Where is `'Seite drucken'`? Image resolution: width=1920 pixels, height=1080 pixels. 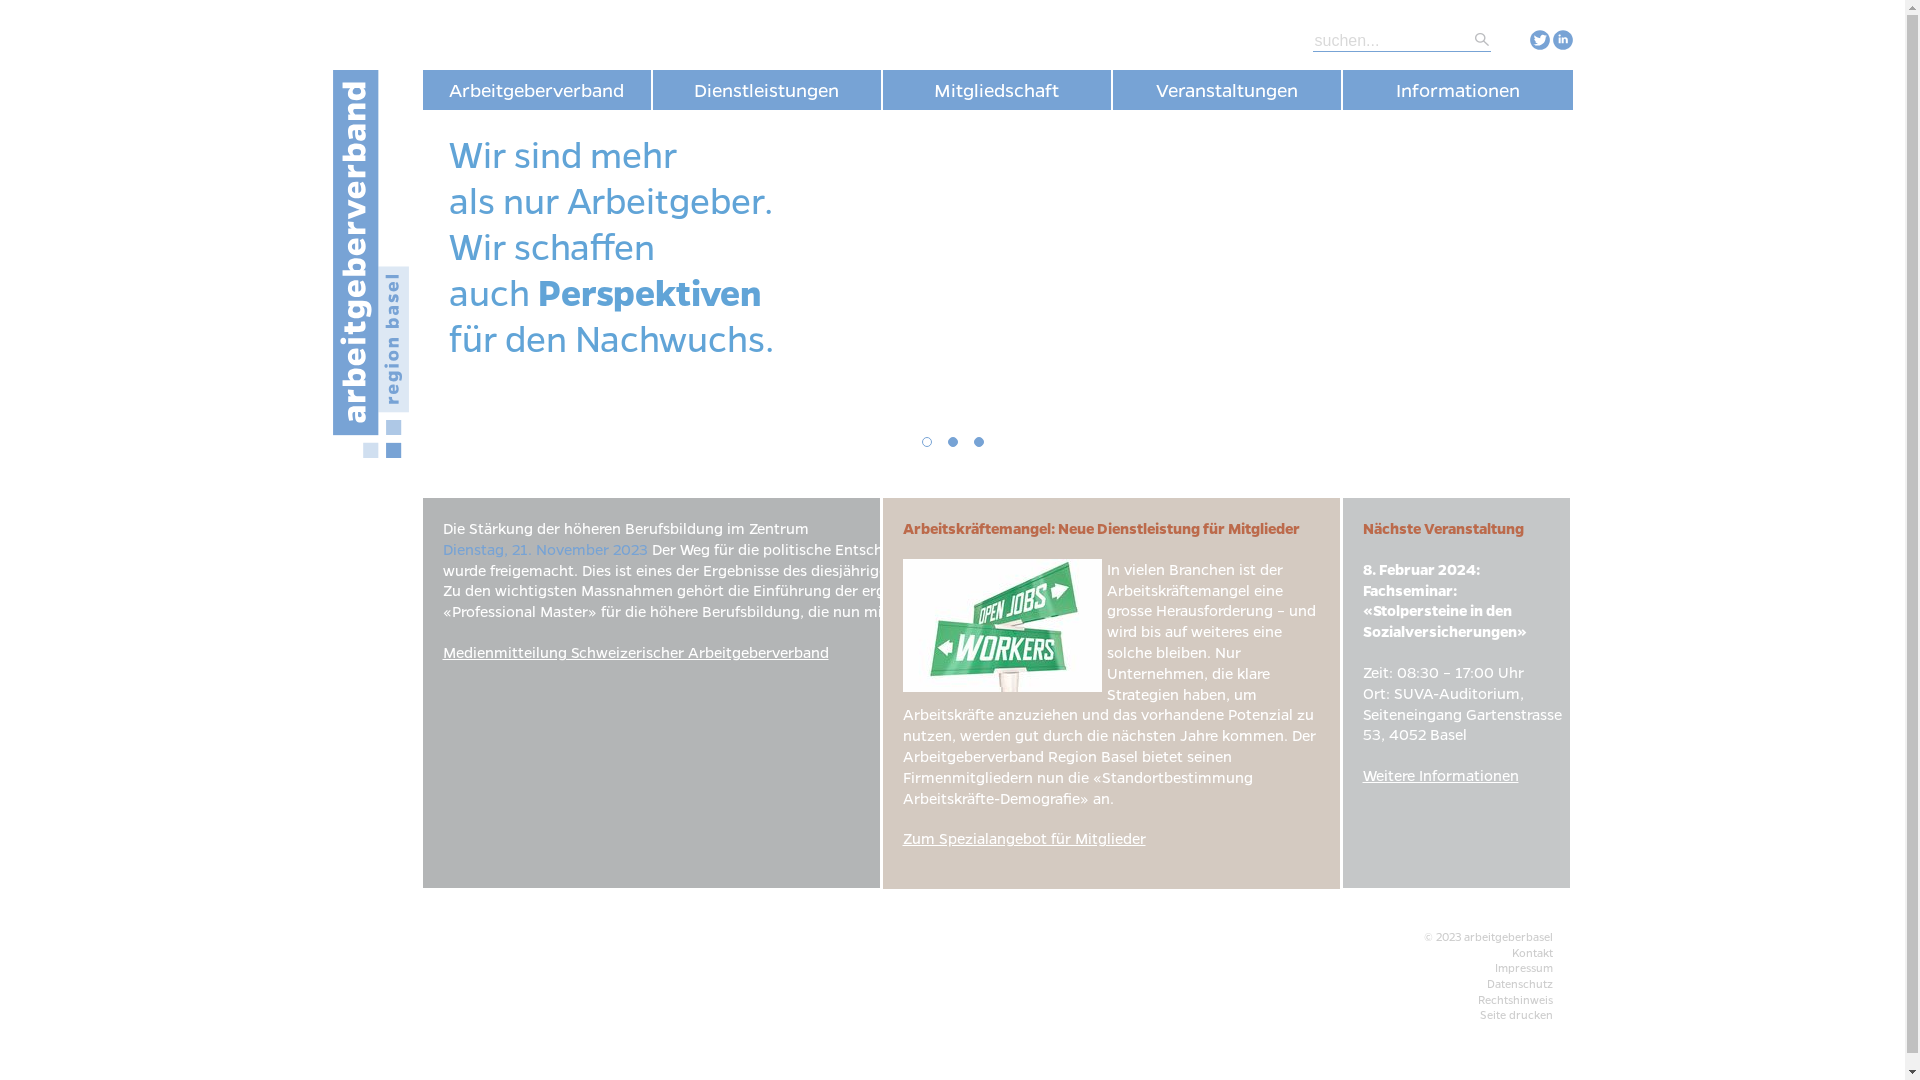 'Seite drucken' is located at coordinates (1516, 1014).